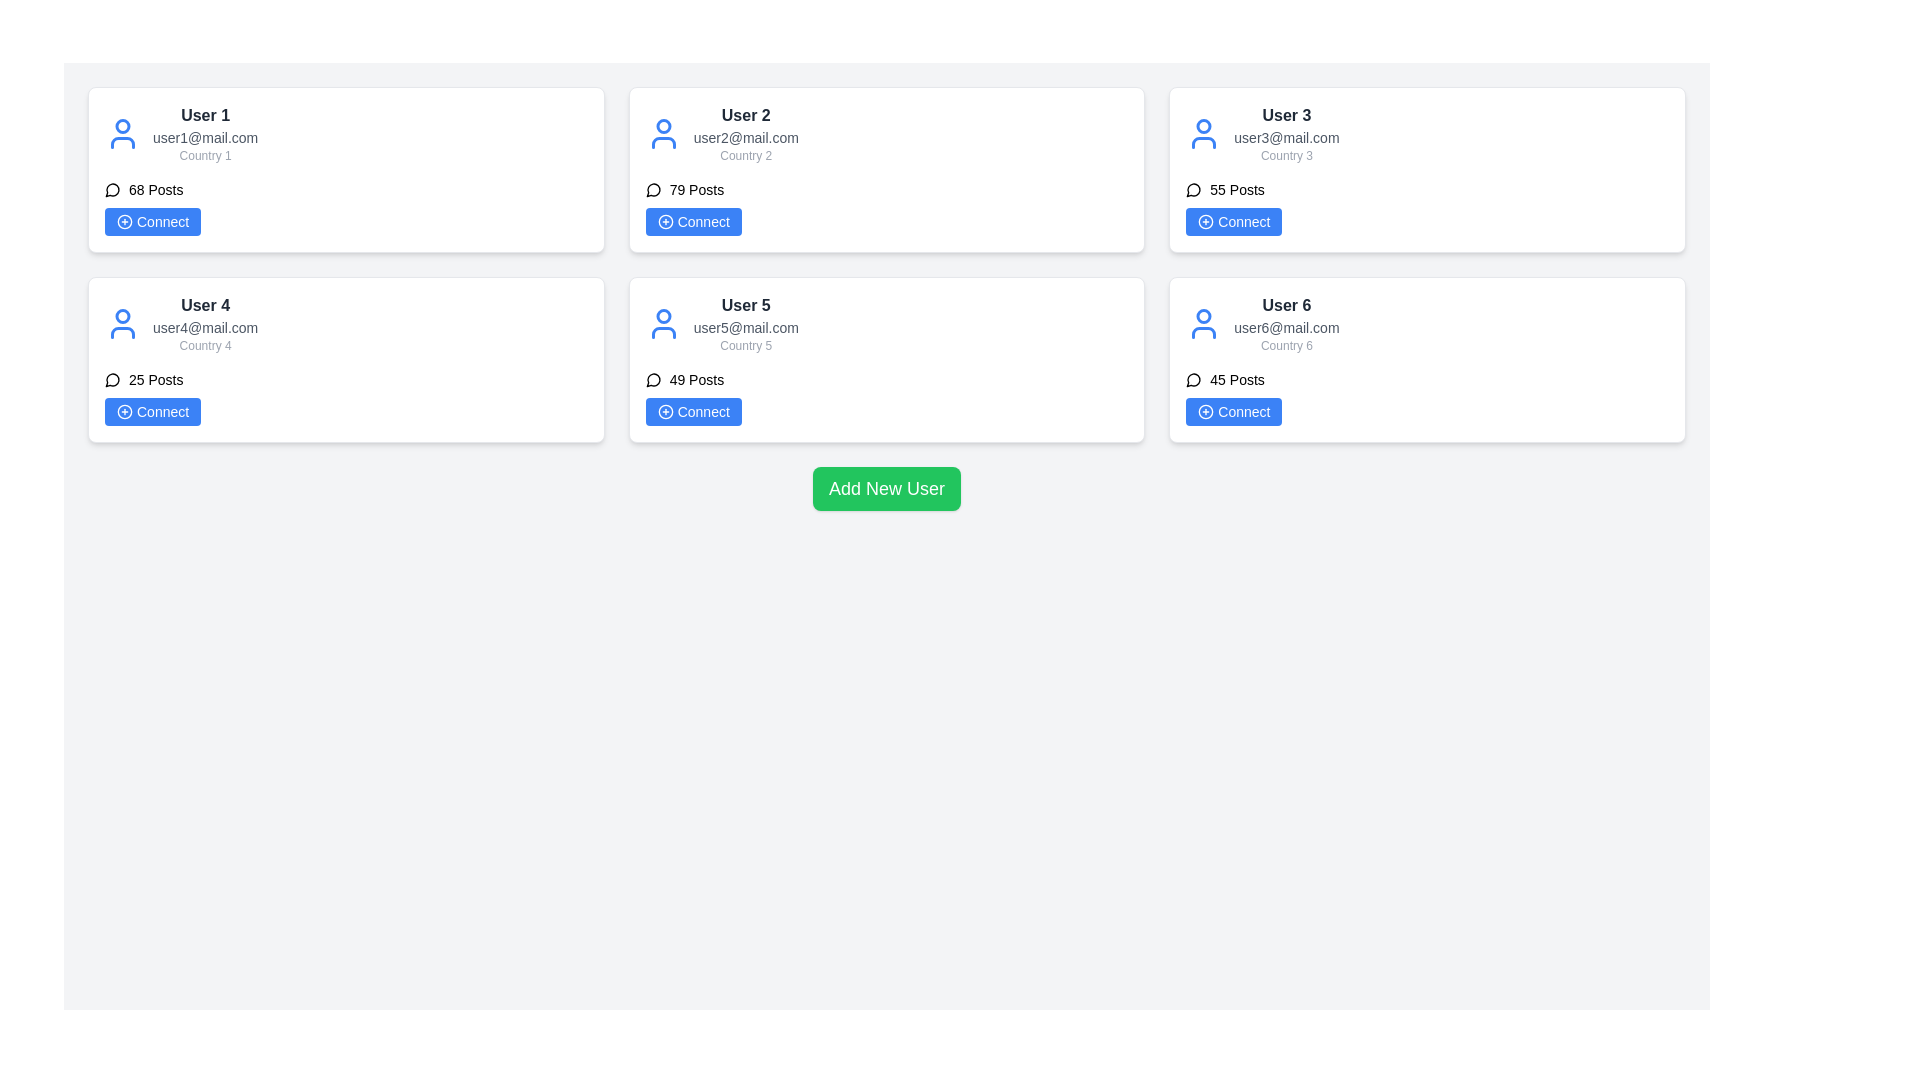 This screenshot has width=1920, height=1080. What do you see at coordinates (1286, 305) in the screenshot?
I see `the text label that serves as the primary identifier or title for the card, located at the top of the card in the bottom-right corner of the layout` at bounding box center [1286, 305].